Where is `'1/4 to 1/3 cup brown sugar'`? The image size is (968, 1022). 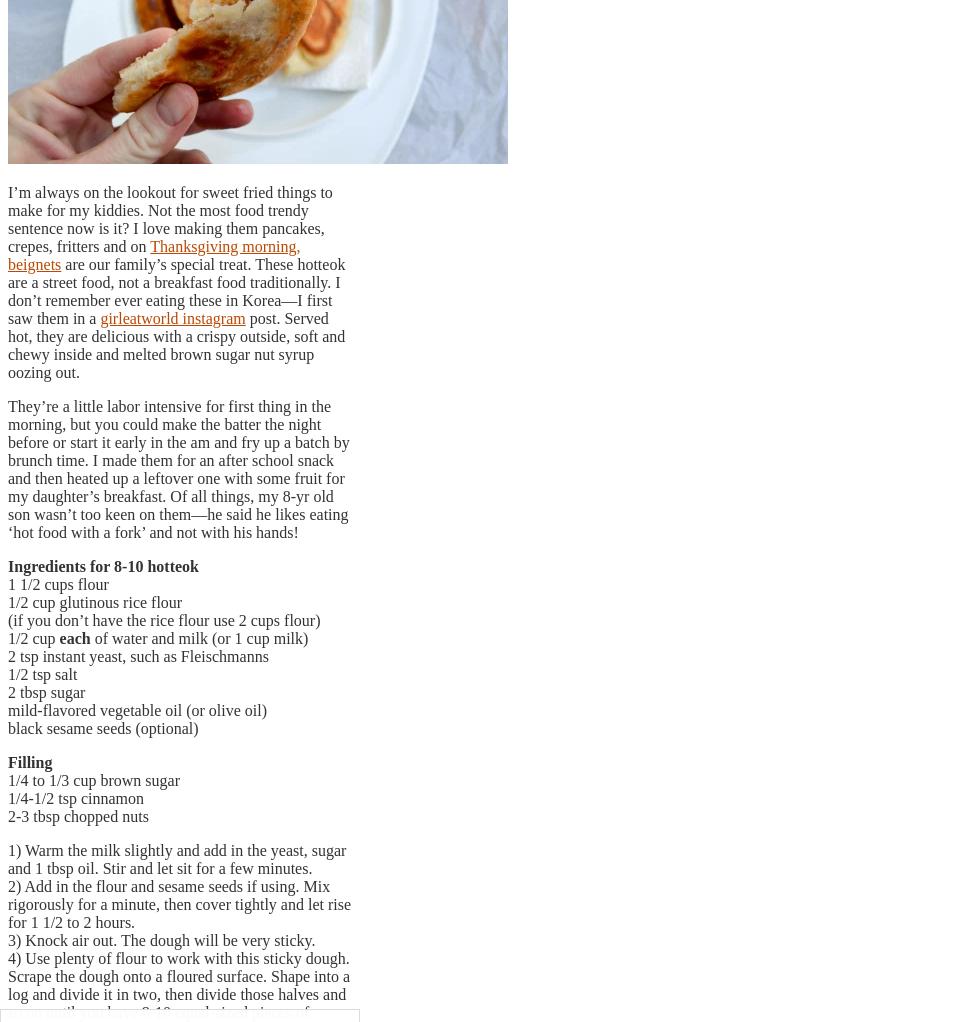 '1/4 to 1/3 cup brown sugar' is located at coordinates (93, 779).